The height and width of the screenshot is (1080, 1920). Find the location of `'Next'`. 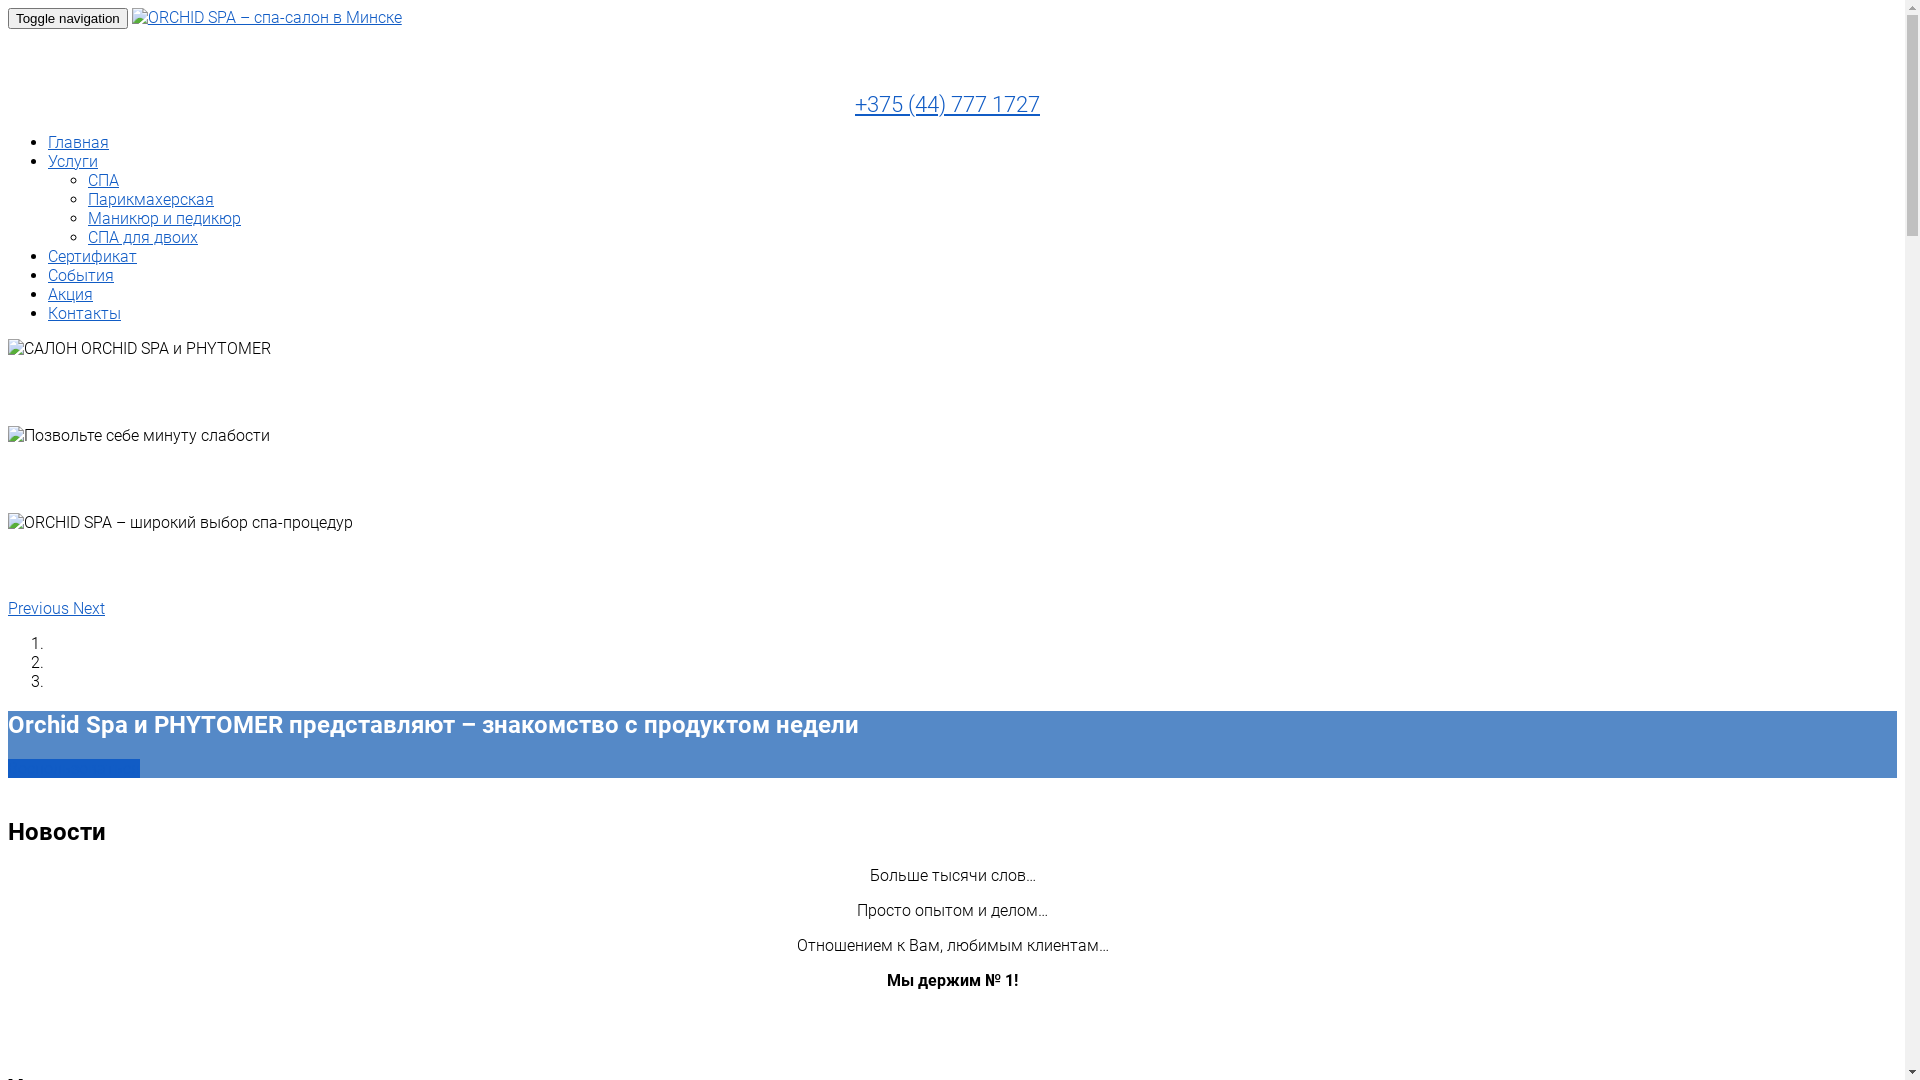

'Next' is located at coordinates (88, 607).